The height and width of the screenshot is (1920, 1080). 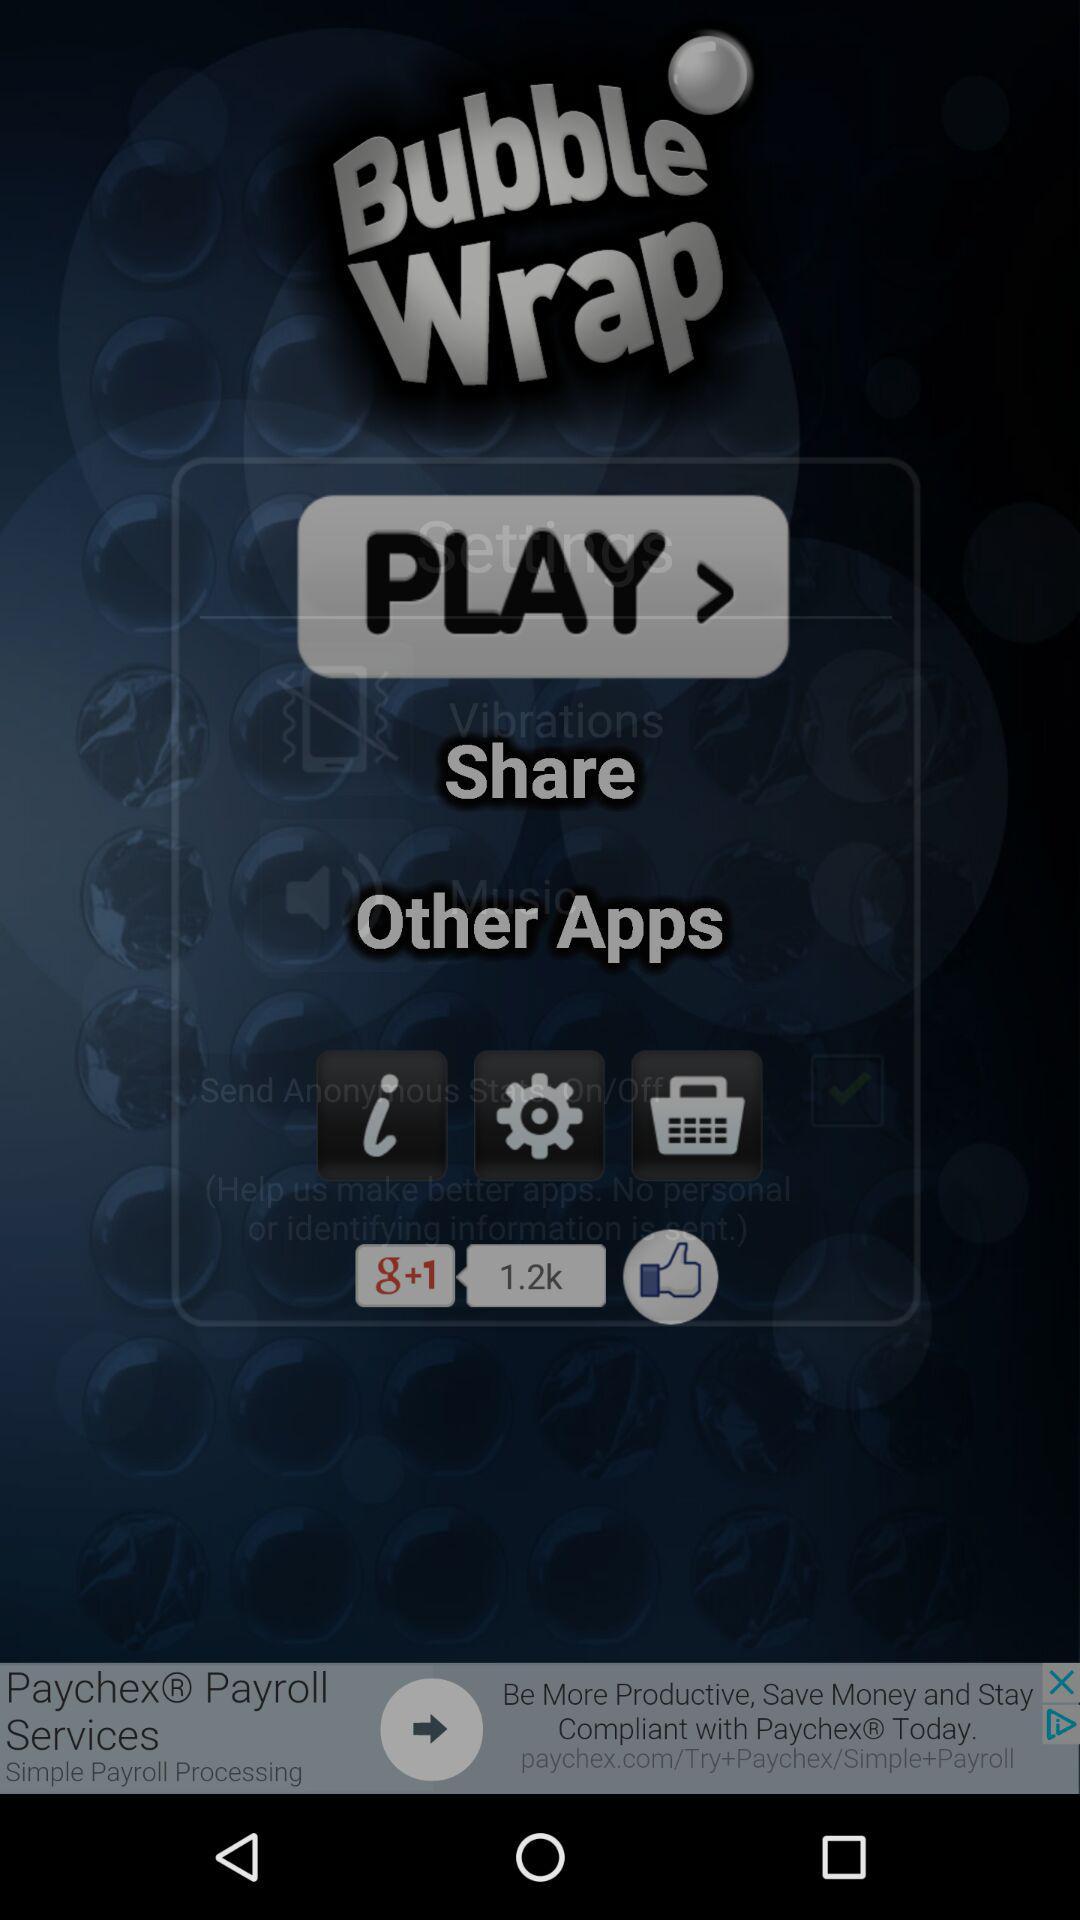 I want to click on the info icon, so click(x=382, y=1194).